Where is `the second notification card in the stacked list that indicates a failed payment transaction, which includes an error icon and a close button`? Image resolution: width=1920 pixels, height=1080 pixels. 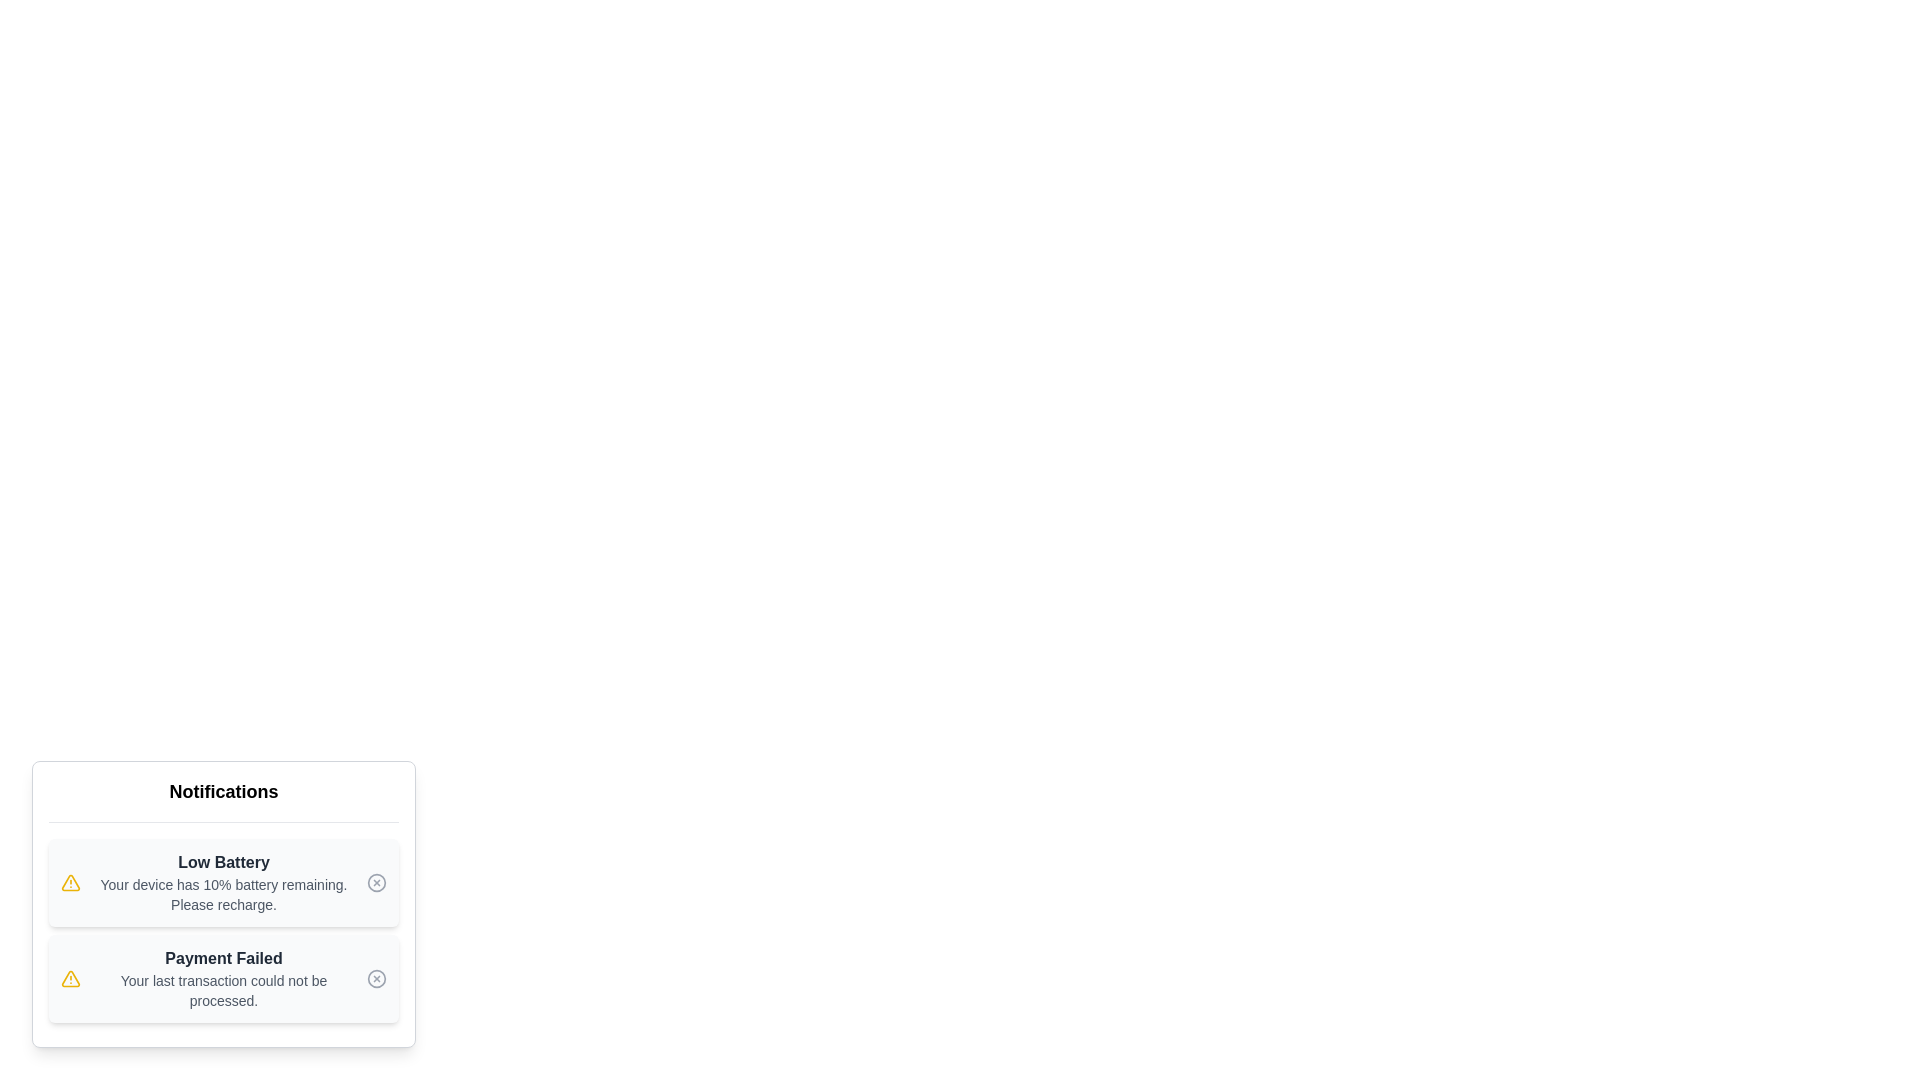 the second notification card in the stacked list that indicates a failed payment transaction, which includes an error icon and a close button is located at coordinates (224, 978).